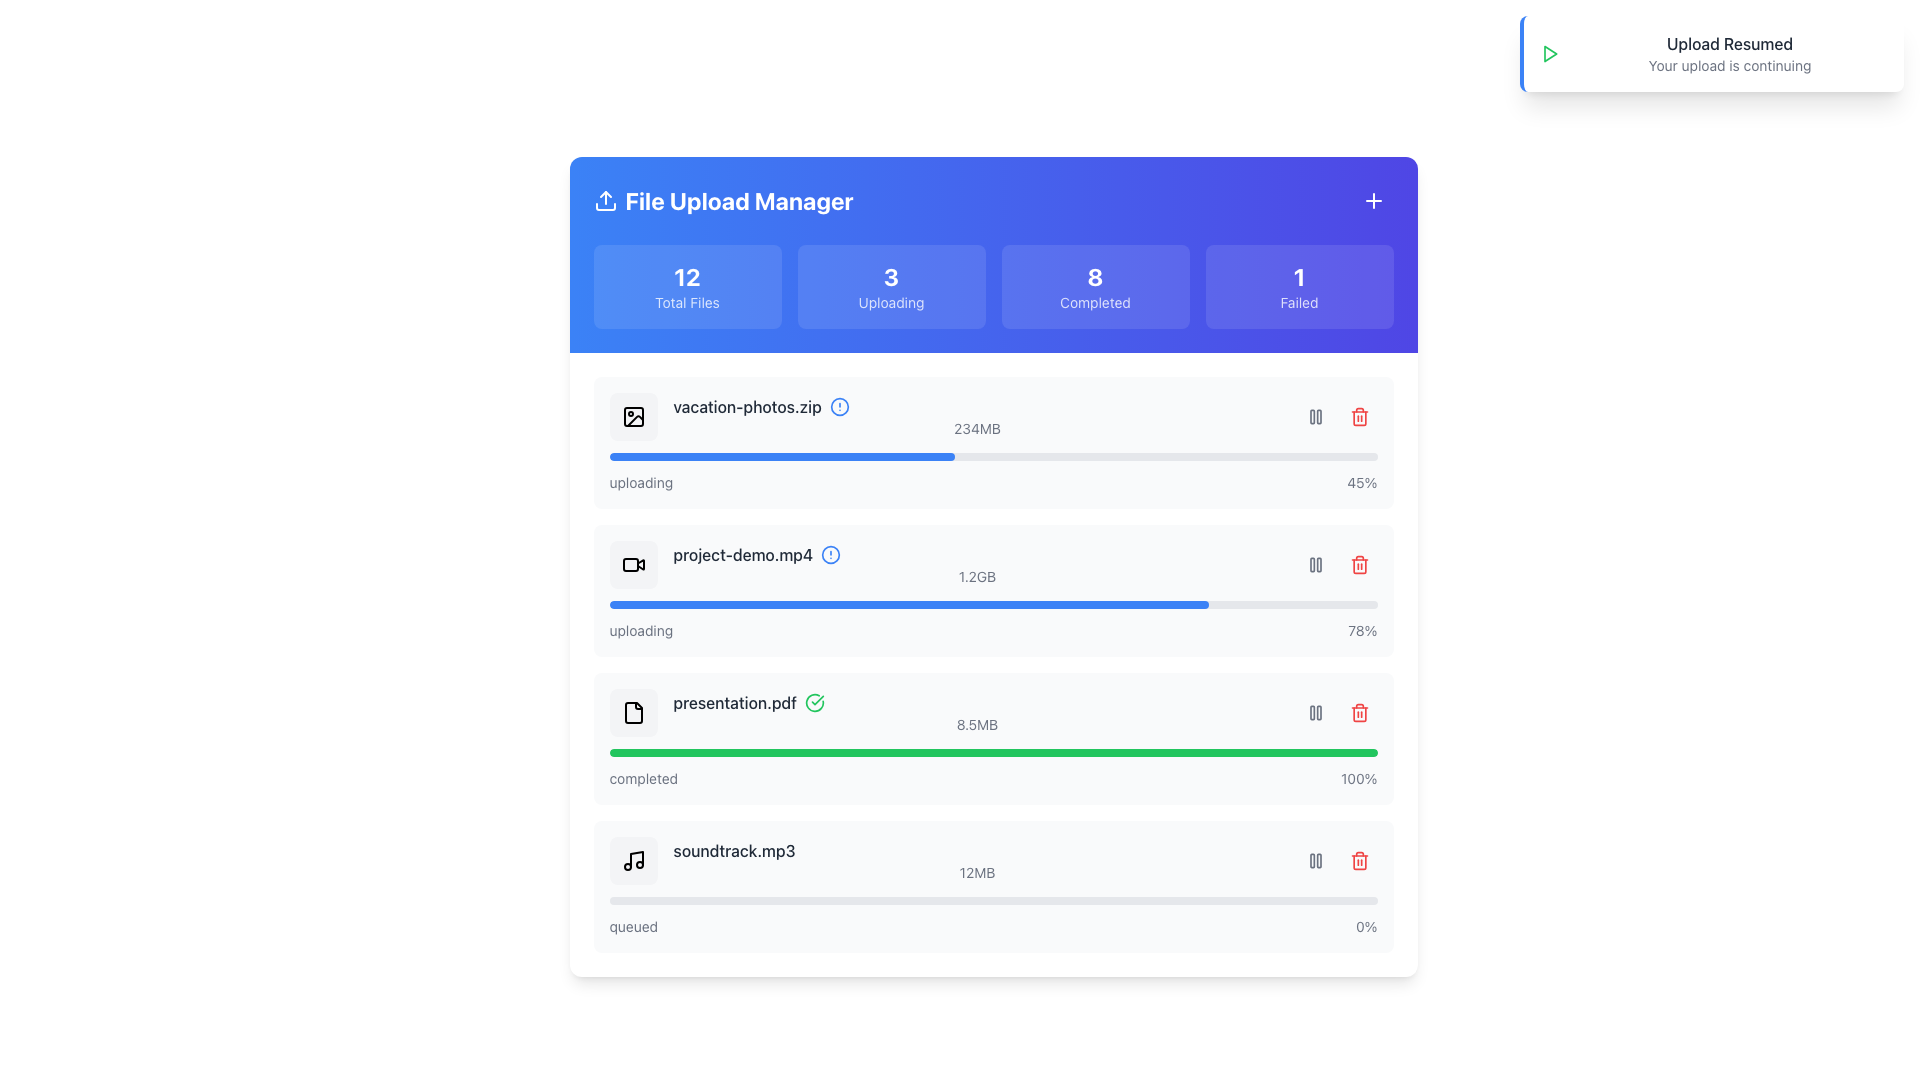 Image resolution: width=1920 pixels, height=1080 pixels. Describe the element at coordinates (1728, 53) in the screenshot. I see `information displayed in the notification text label located at the top-right corner of the interface, which indicates that the upload process has resumed` at that location.